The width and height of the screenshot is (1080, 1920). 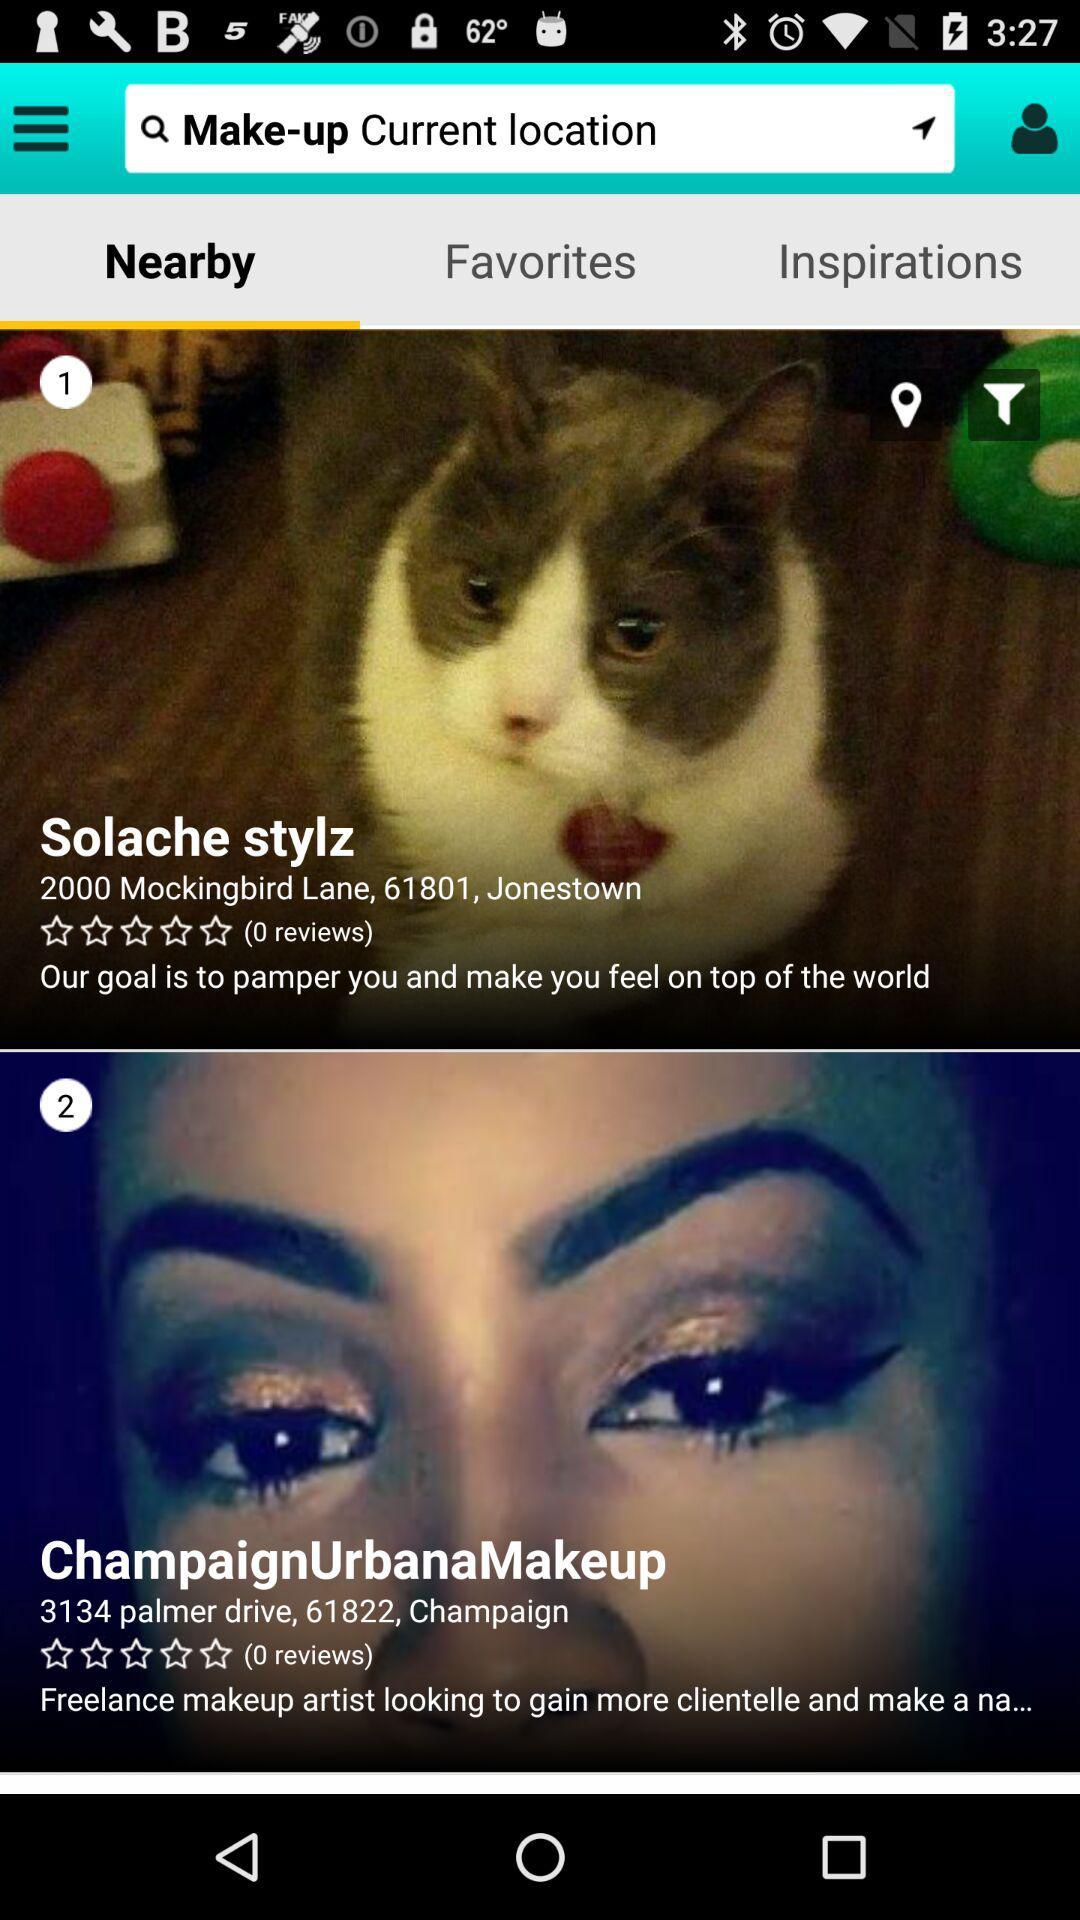 I want to click on make up current app, so click(x=540, y=127).